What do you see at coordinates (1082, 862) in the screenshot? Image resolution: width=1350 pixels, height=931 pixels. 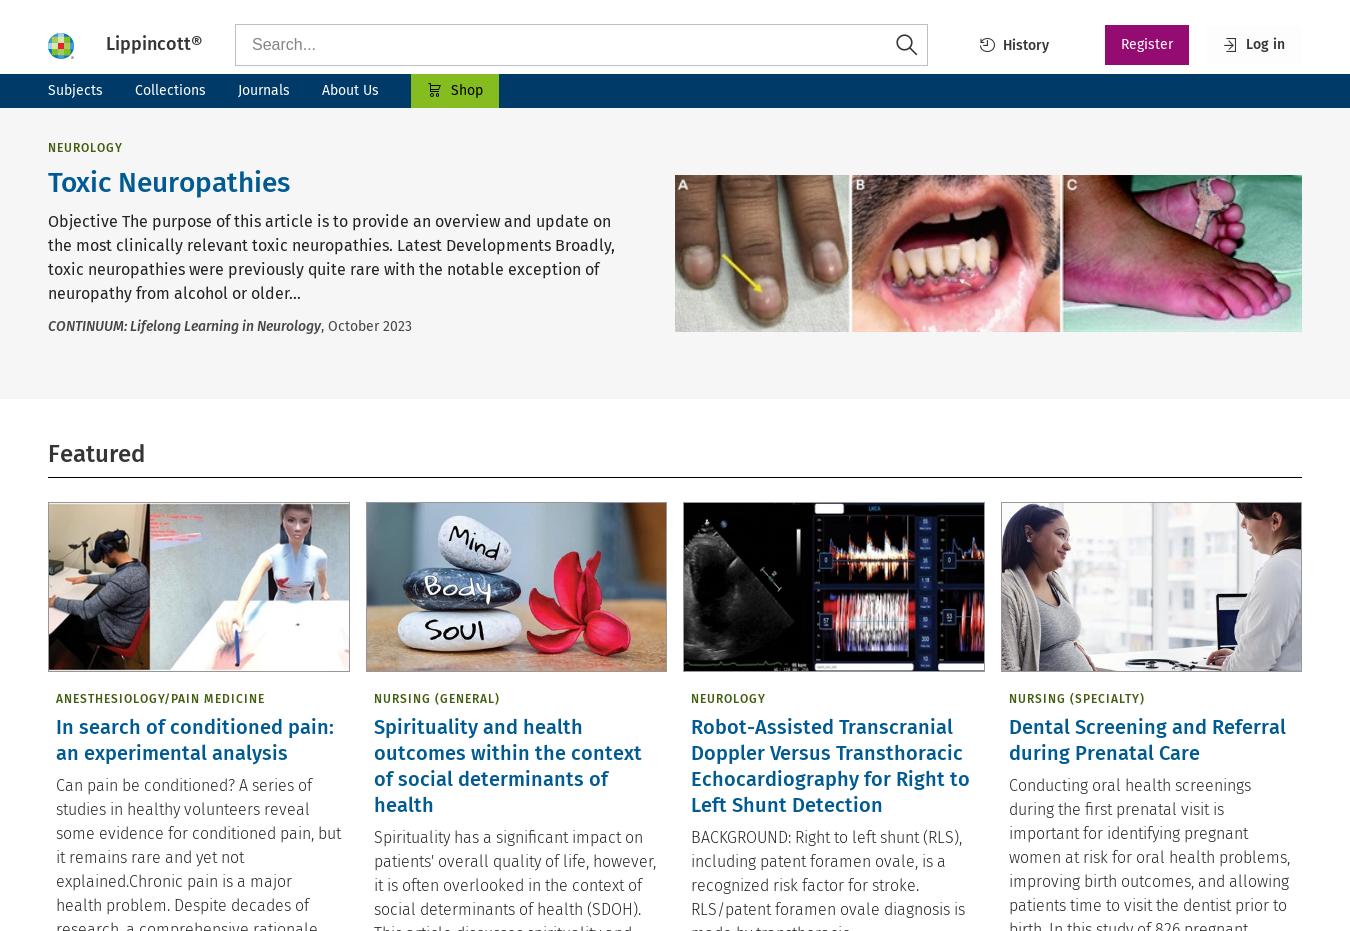 I see `'September 29, 2023'` at bounding box center [1082, 862].